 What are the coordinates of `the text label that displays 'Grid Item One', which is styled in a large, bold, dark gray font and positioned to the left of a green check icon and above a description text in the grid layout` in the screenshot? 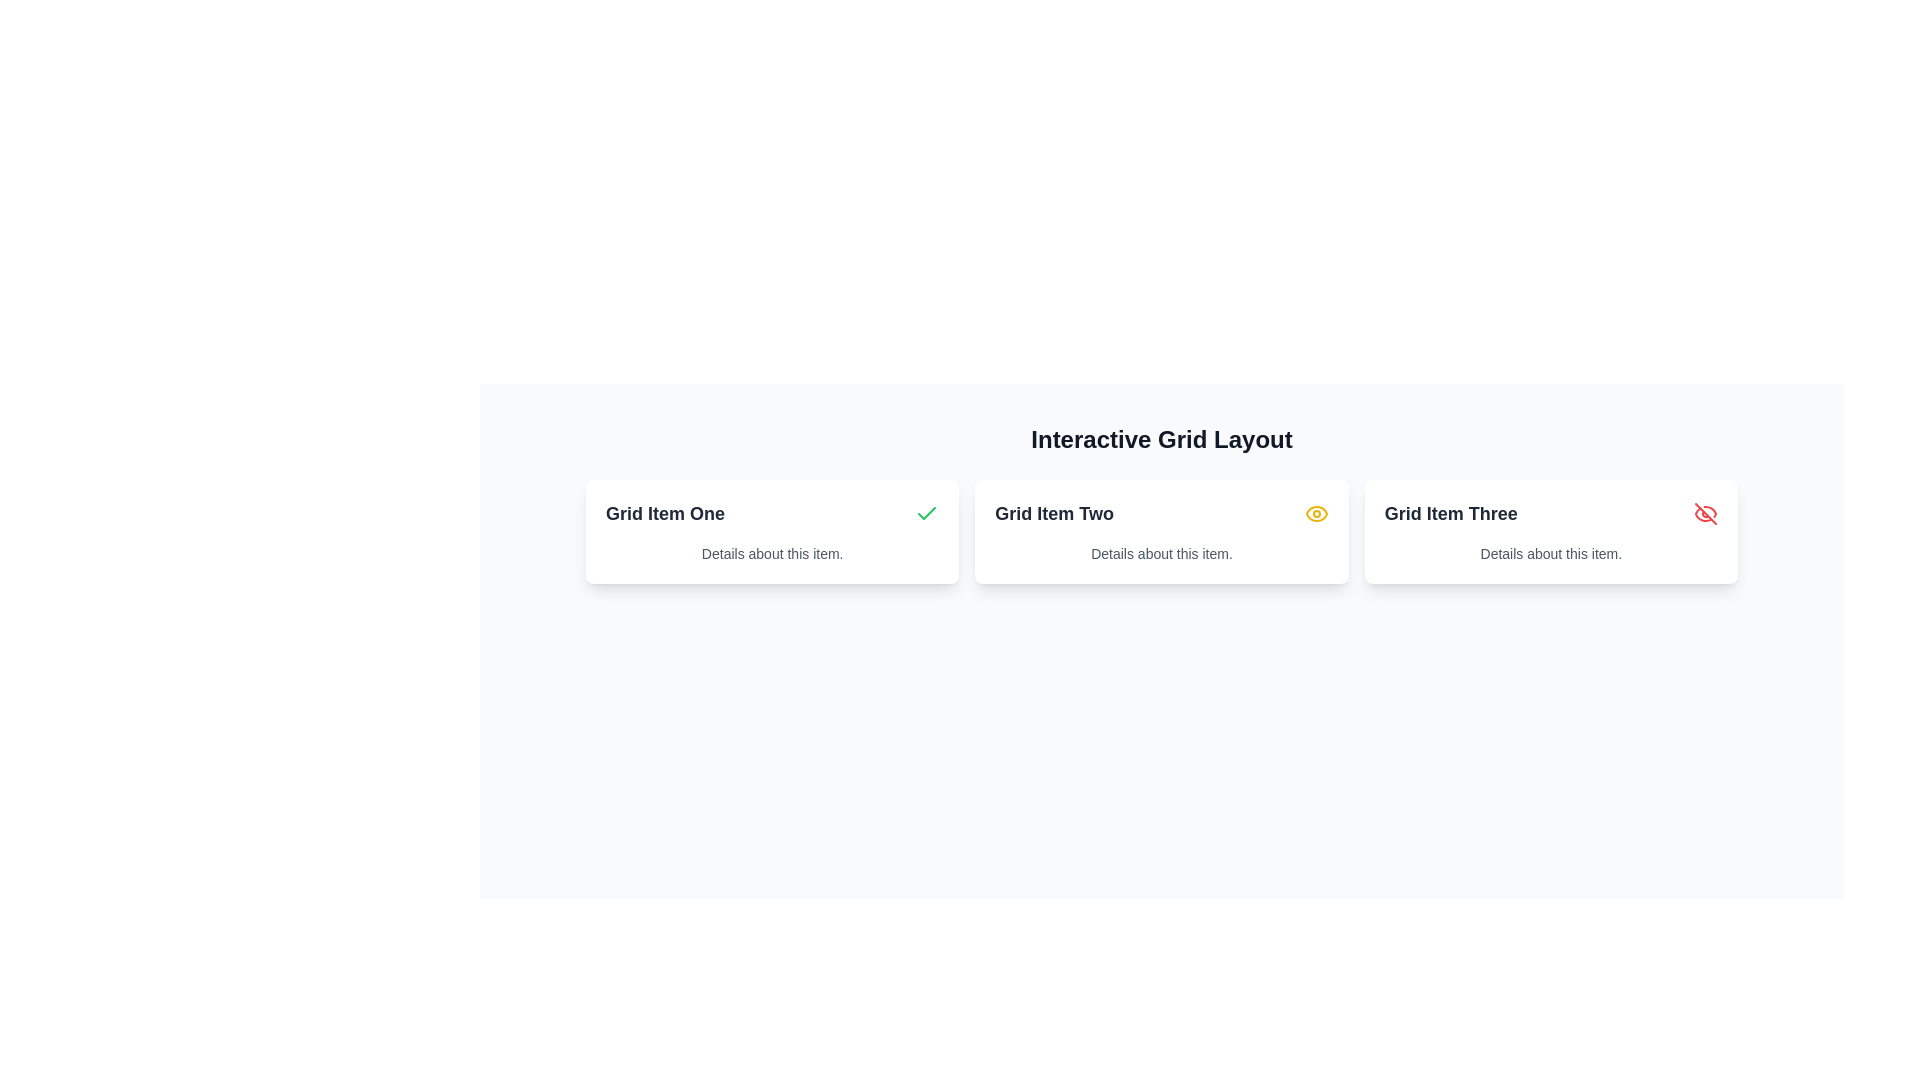 It's located at (665, 512).